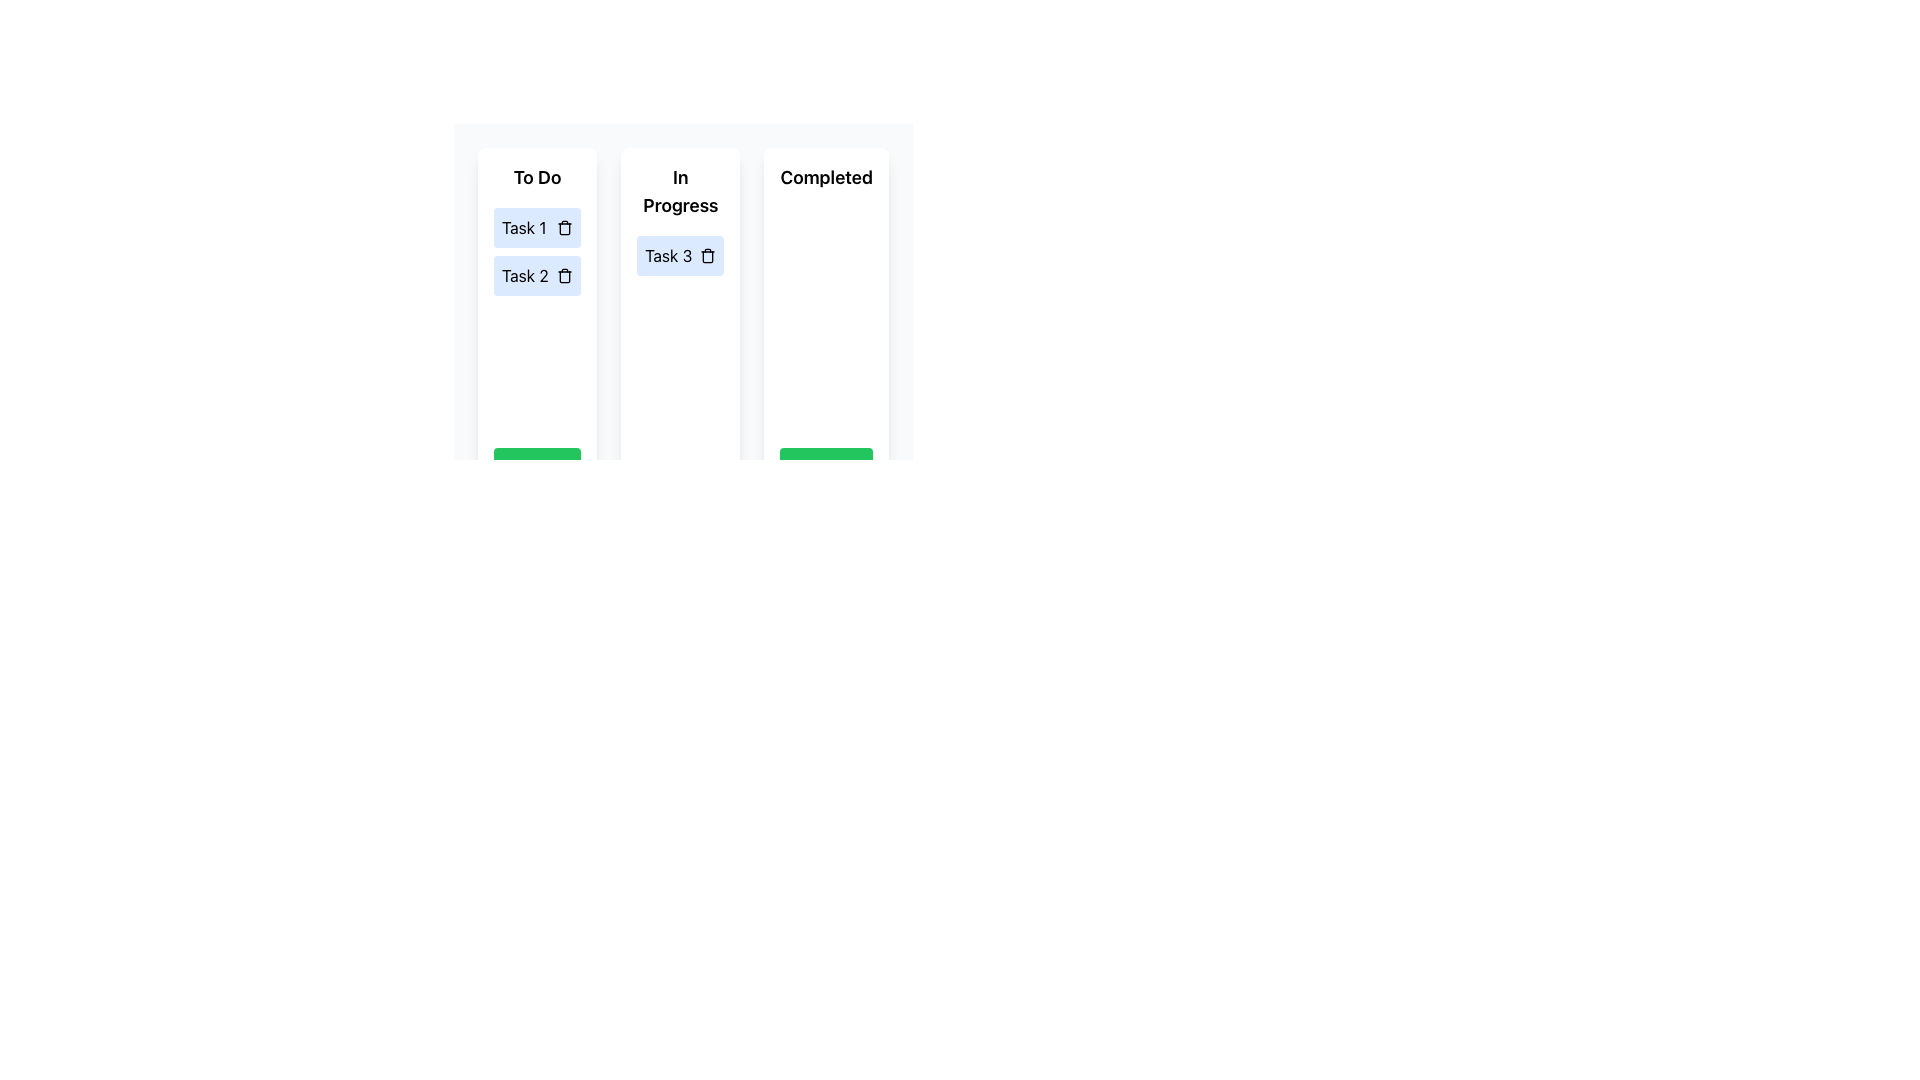 The width and height of the screenshot is (1920, 1080). I want to click on the task management section labeled 'Completed' to provide visual feedback, so click(826, 350).